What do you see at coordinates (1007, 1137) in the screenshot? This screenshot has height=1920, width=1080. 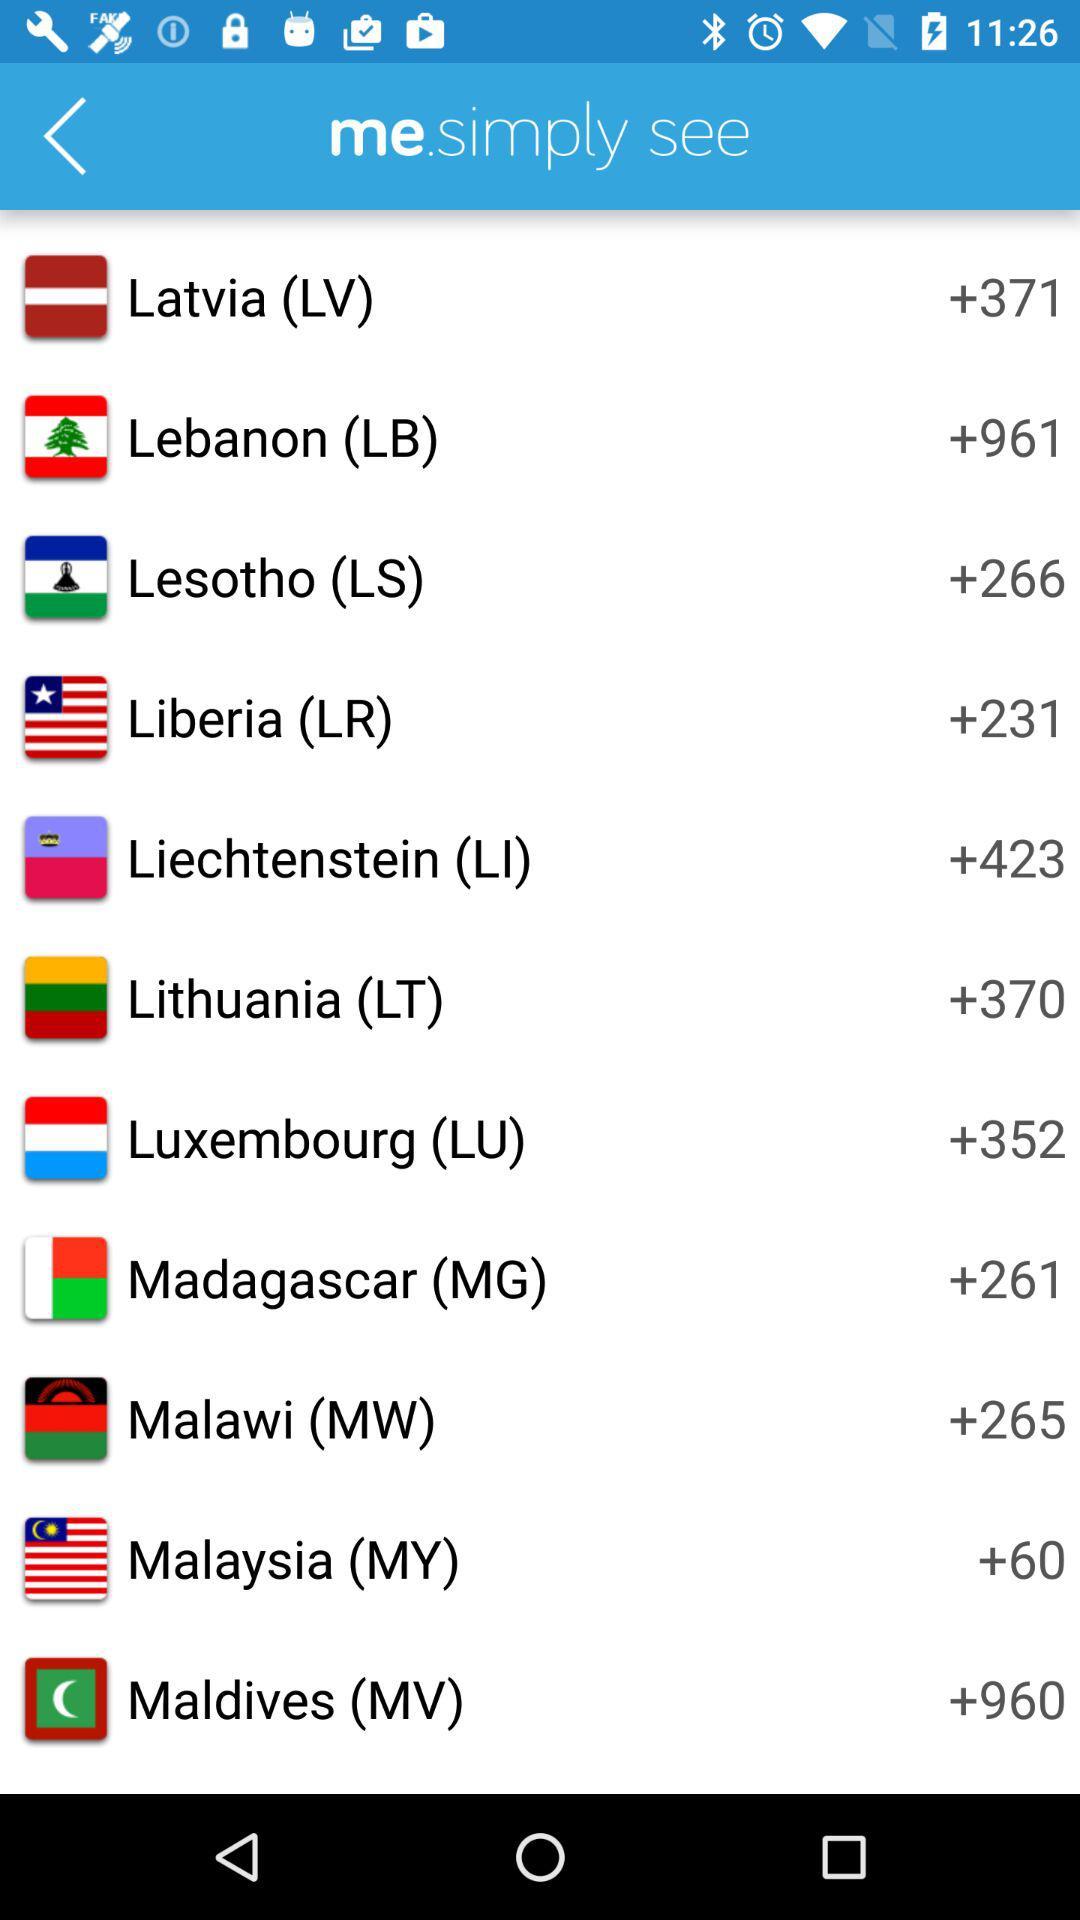 I see `the item to the right of the luxembourg (lu)` at bounding box center [1007, 1137].